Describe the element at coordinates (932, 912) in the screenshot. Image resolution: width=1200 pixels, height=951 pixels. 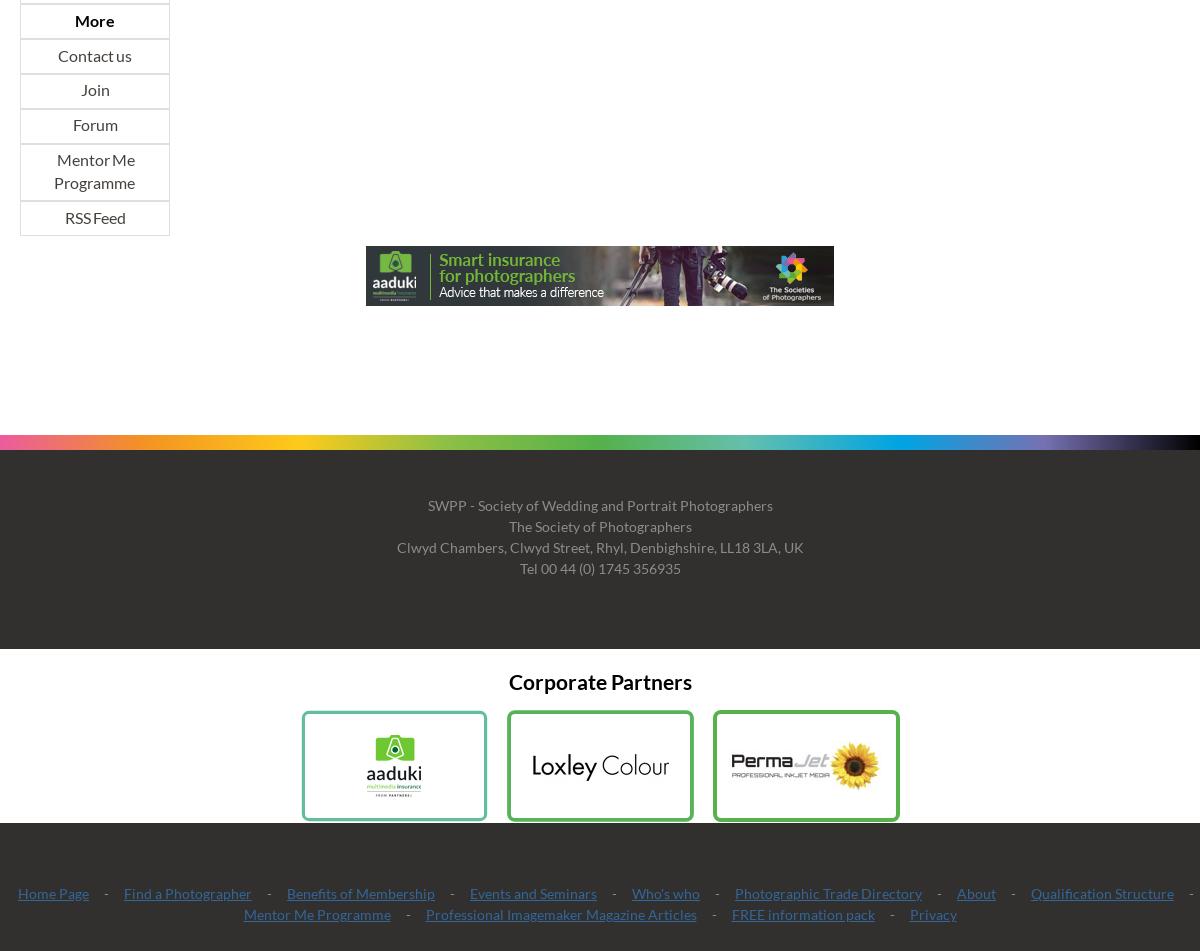
I see `'Privacy'` at that location.